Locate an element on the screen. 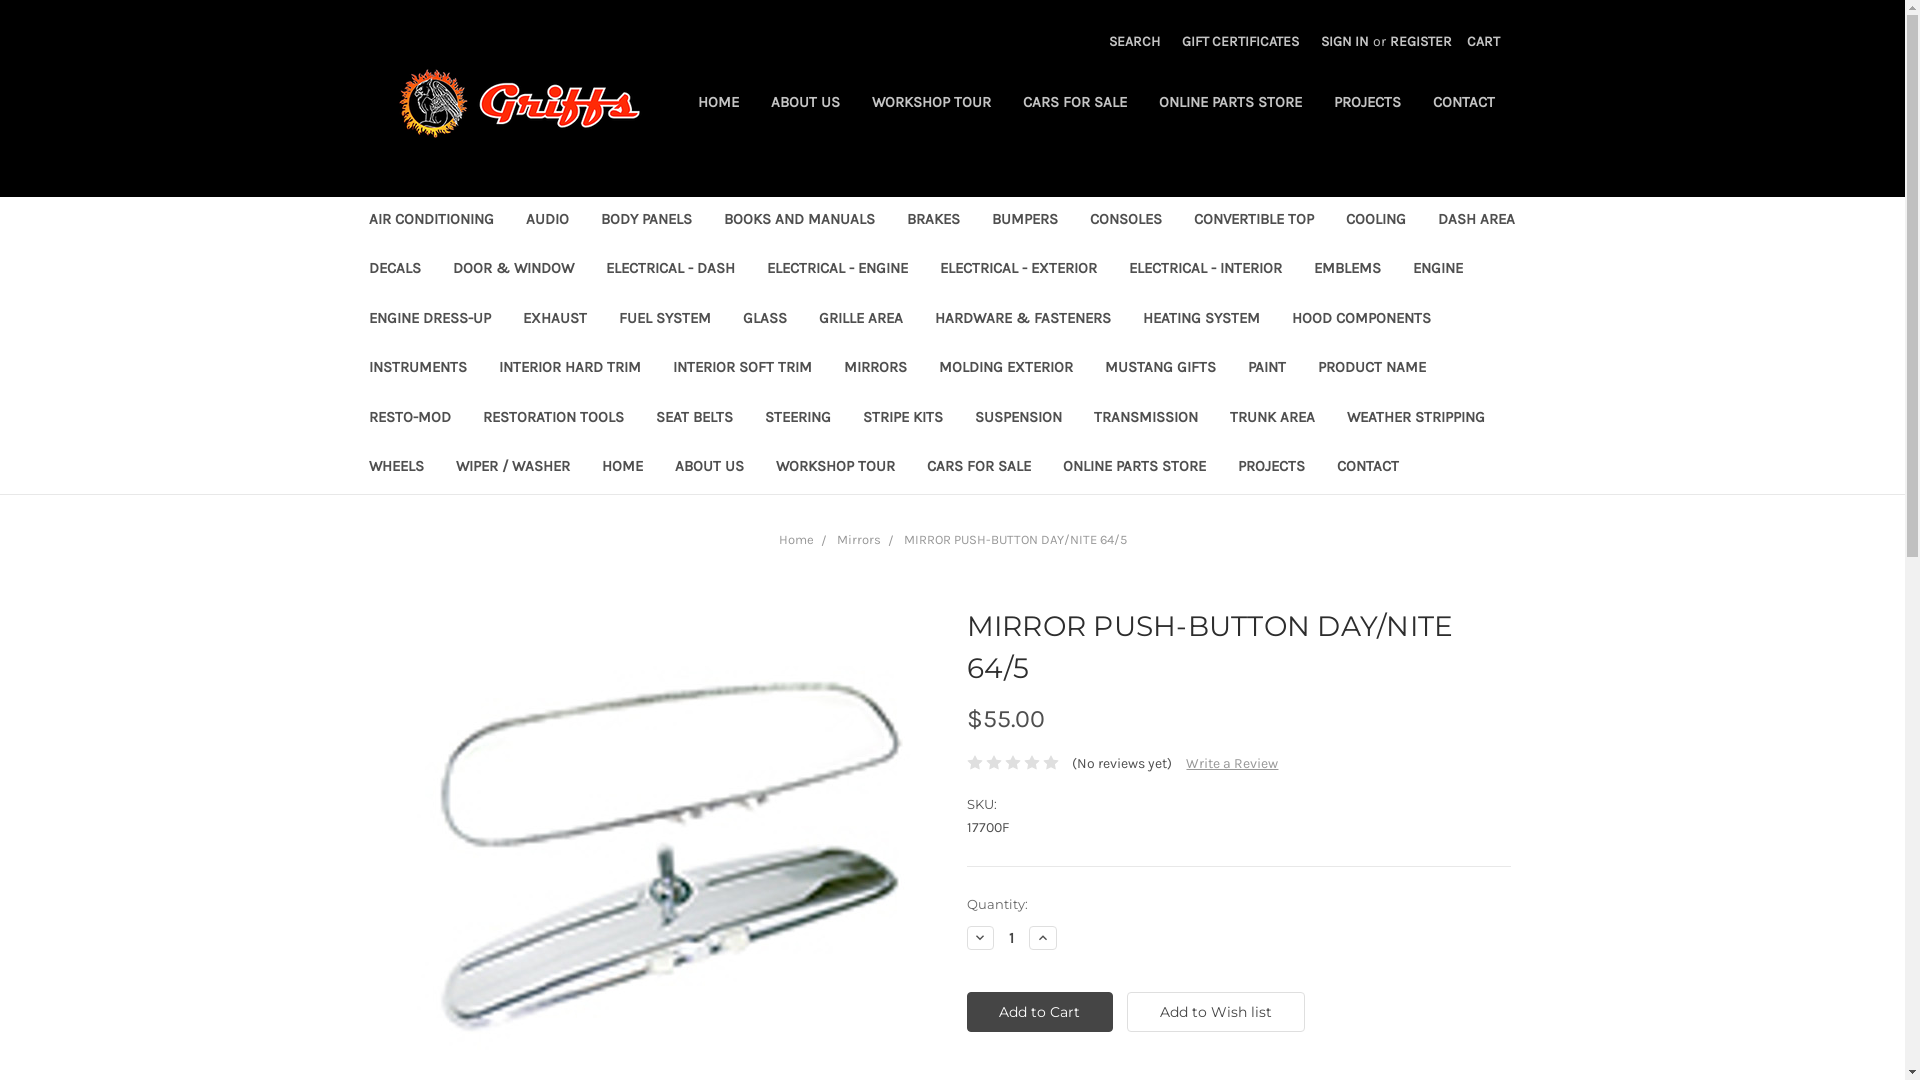  'STRIPE KITS' is located at coordinates (845, 418).